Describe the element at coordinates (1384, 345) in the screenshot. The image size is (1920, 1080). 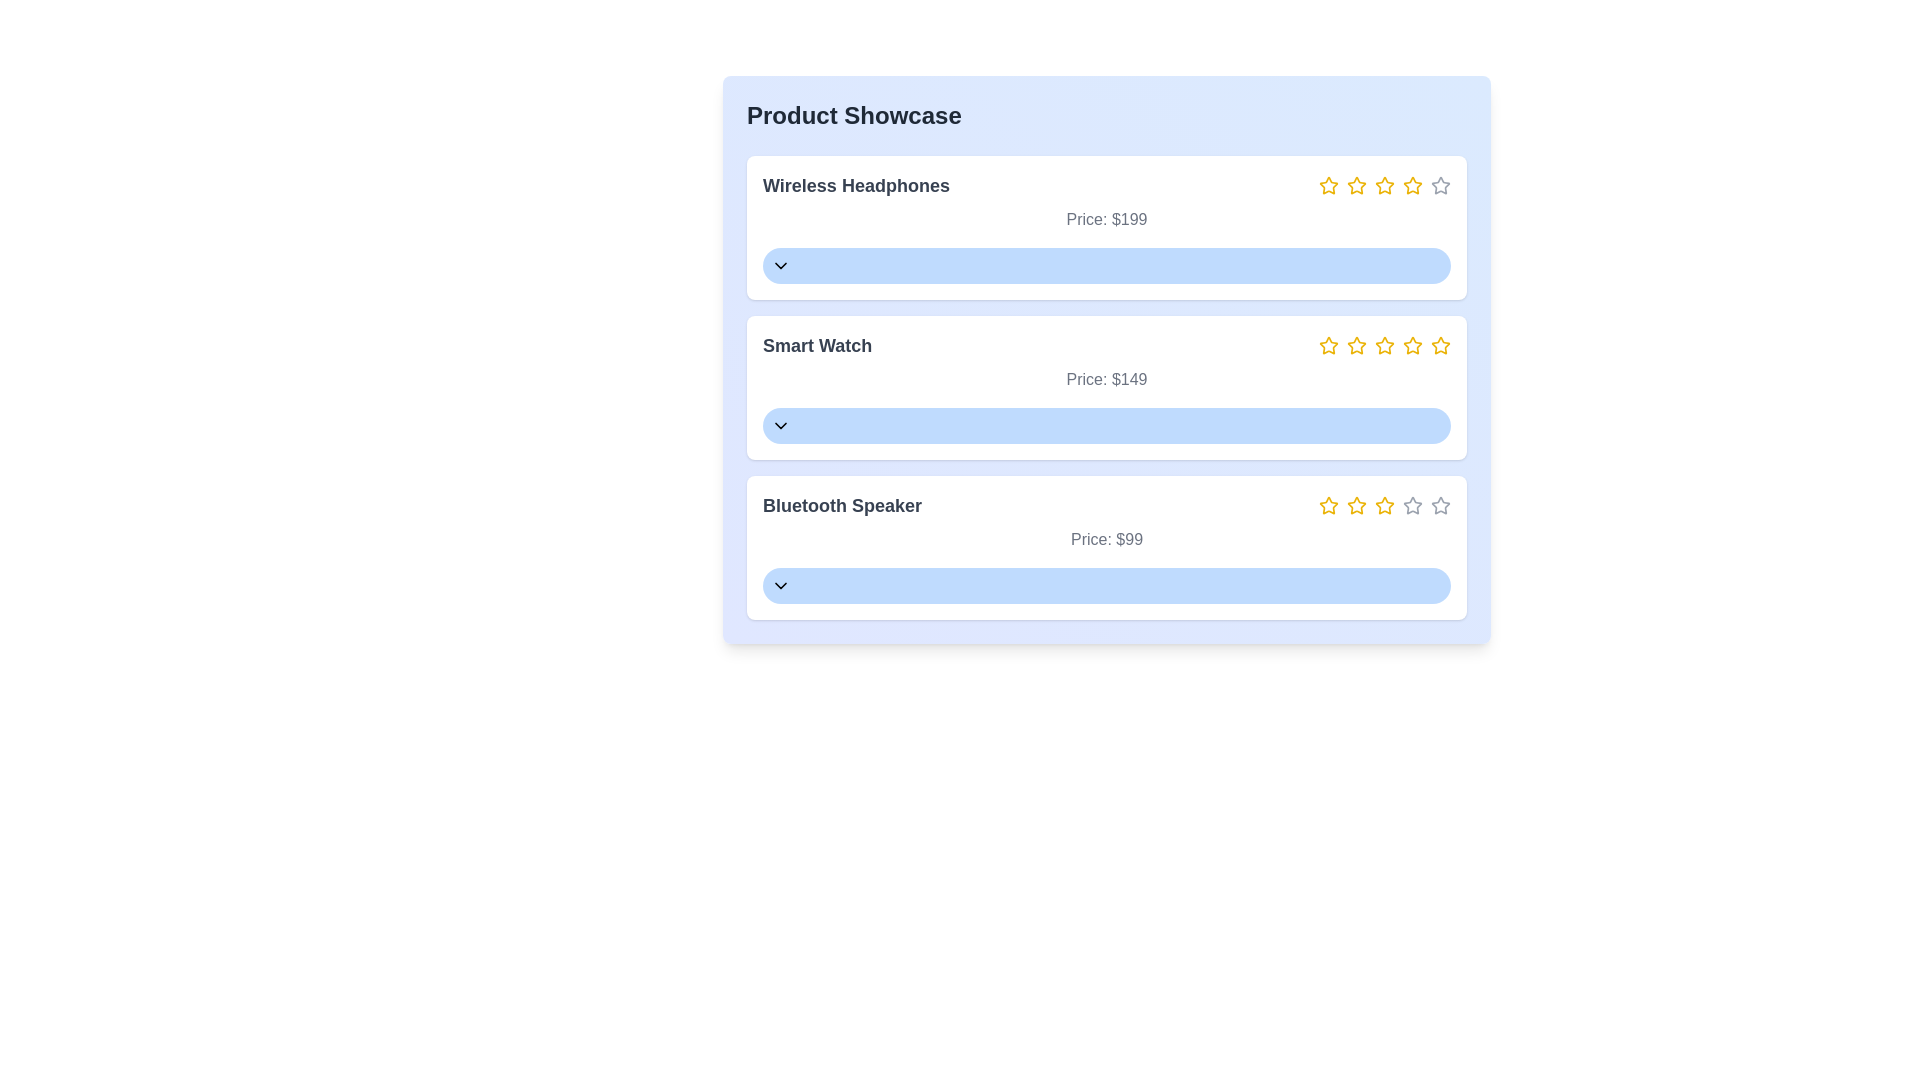
I see `the fourth yellow star in the rating widget for the 'Smart Watch' section` at that location.